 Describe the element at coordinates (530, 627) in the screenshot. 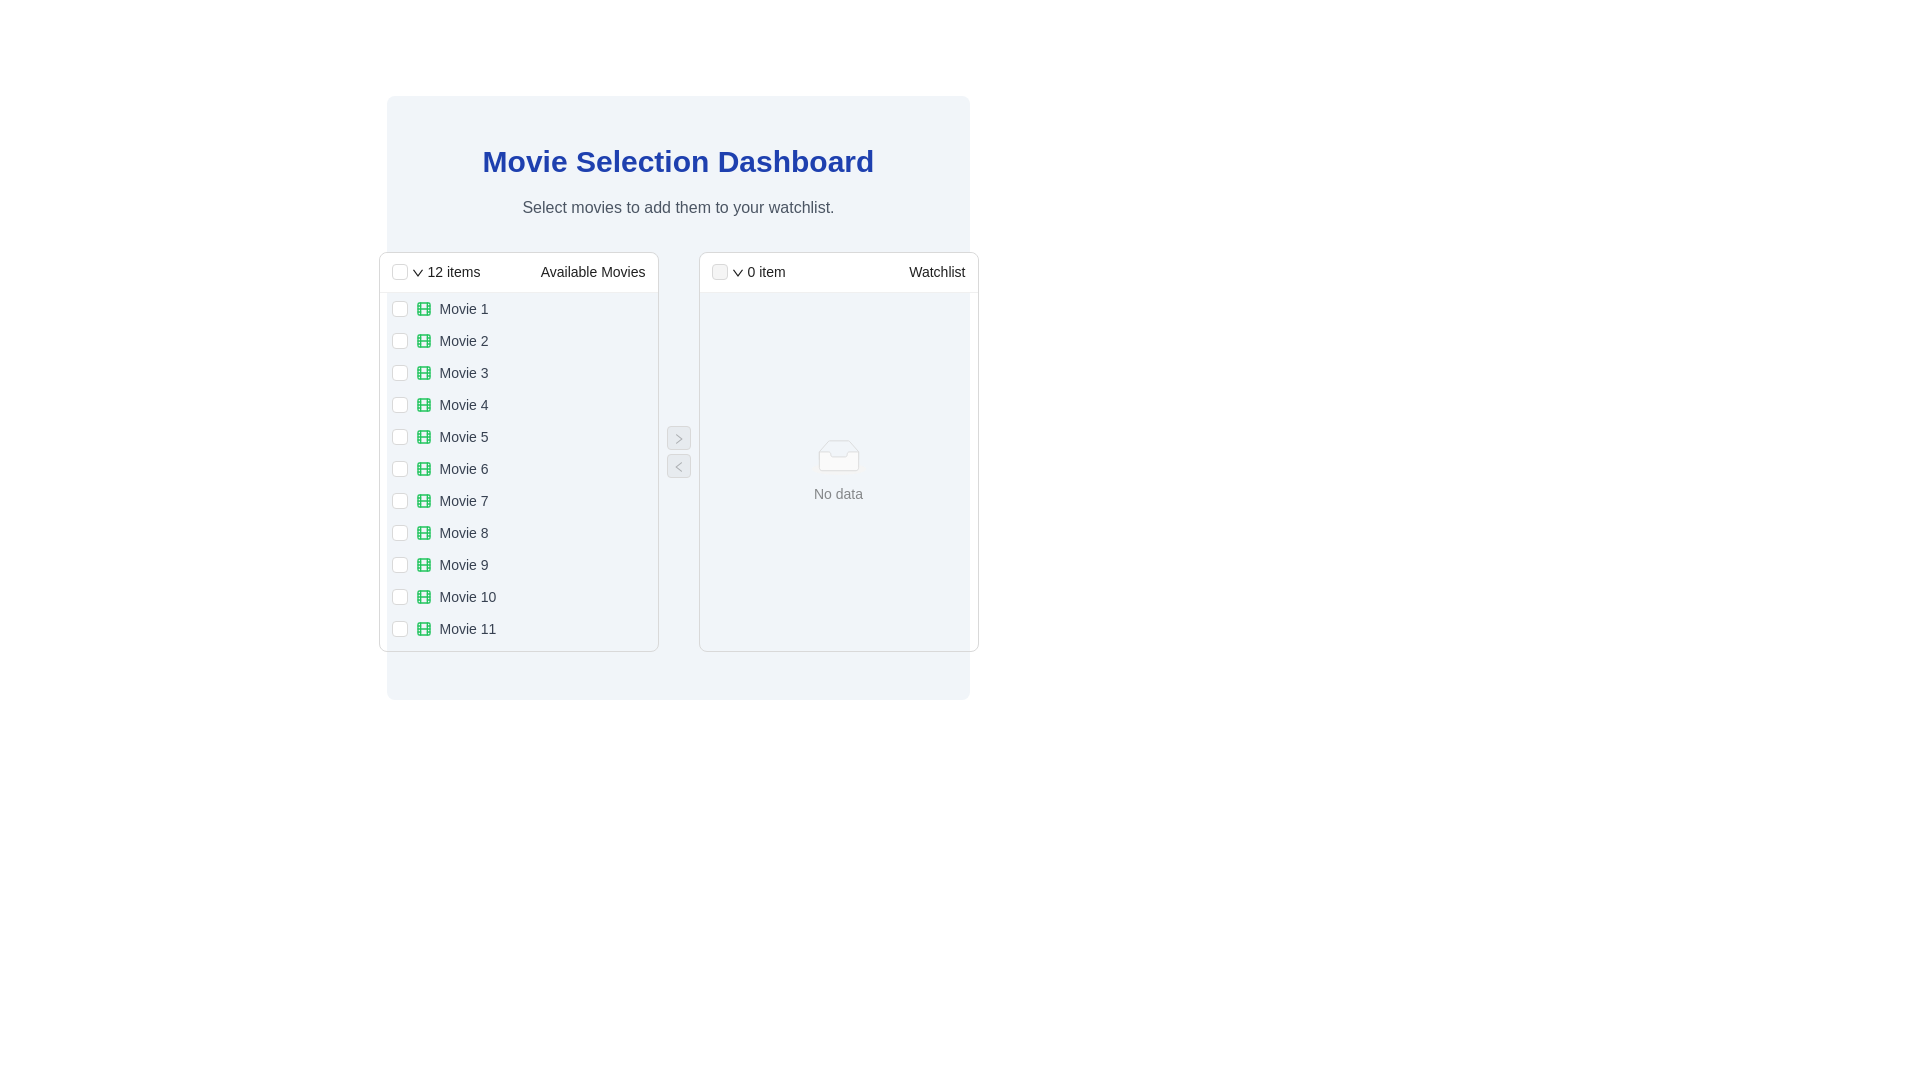

I see `the list item labeled 'Movie 11'` at that location.